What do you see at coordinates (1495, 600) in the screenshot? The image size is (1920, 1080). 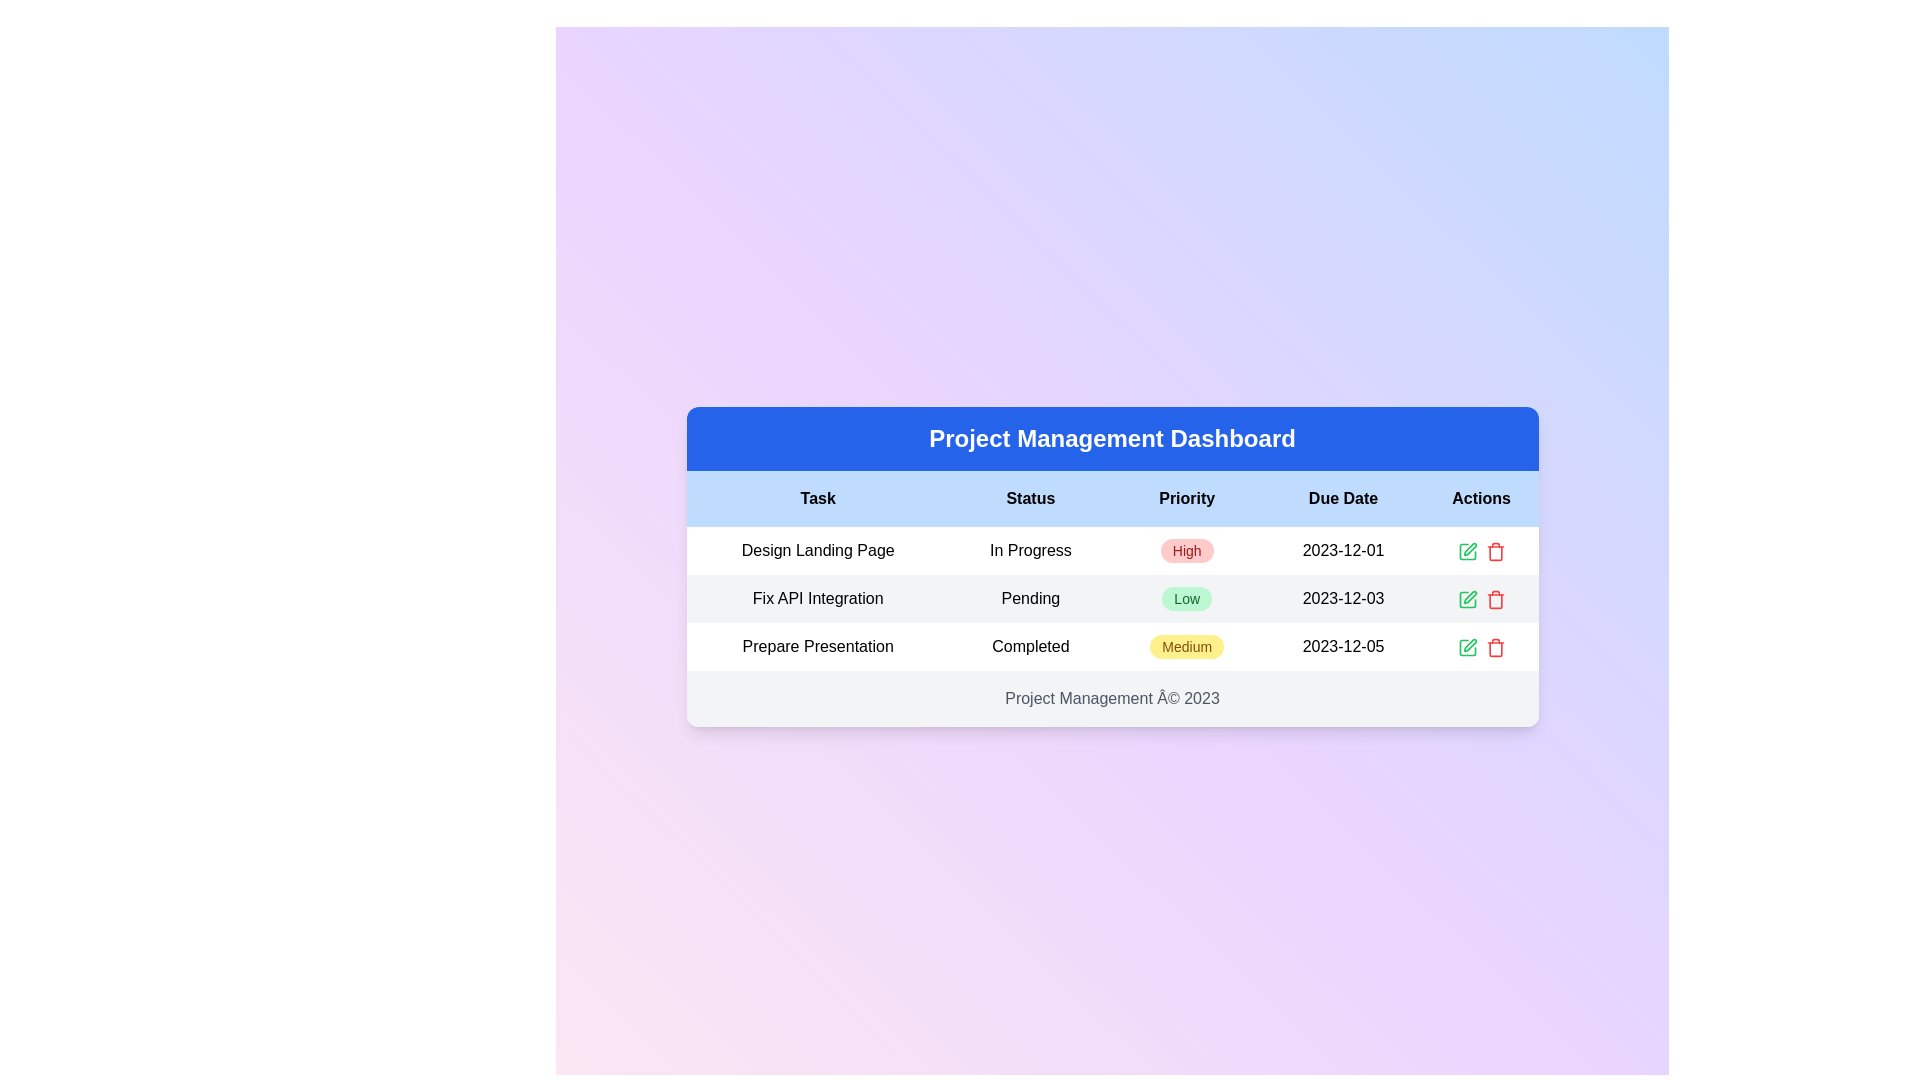 I see `the delete icon in the Actions column of the third row, corresponding to the 'Prepare Presentation' task` at bounding box center [1495, 600].